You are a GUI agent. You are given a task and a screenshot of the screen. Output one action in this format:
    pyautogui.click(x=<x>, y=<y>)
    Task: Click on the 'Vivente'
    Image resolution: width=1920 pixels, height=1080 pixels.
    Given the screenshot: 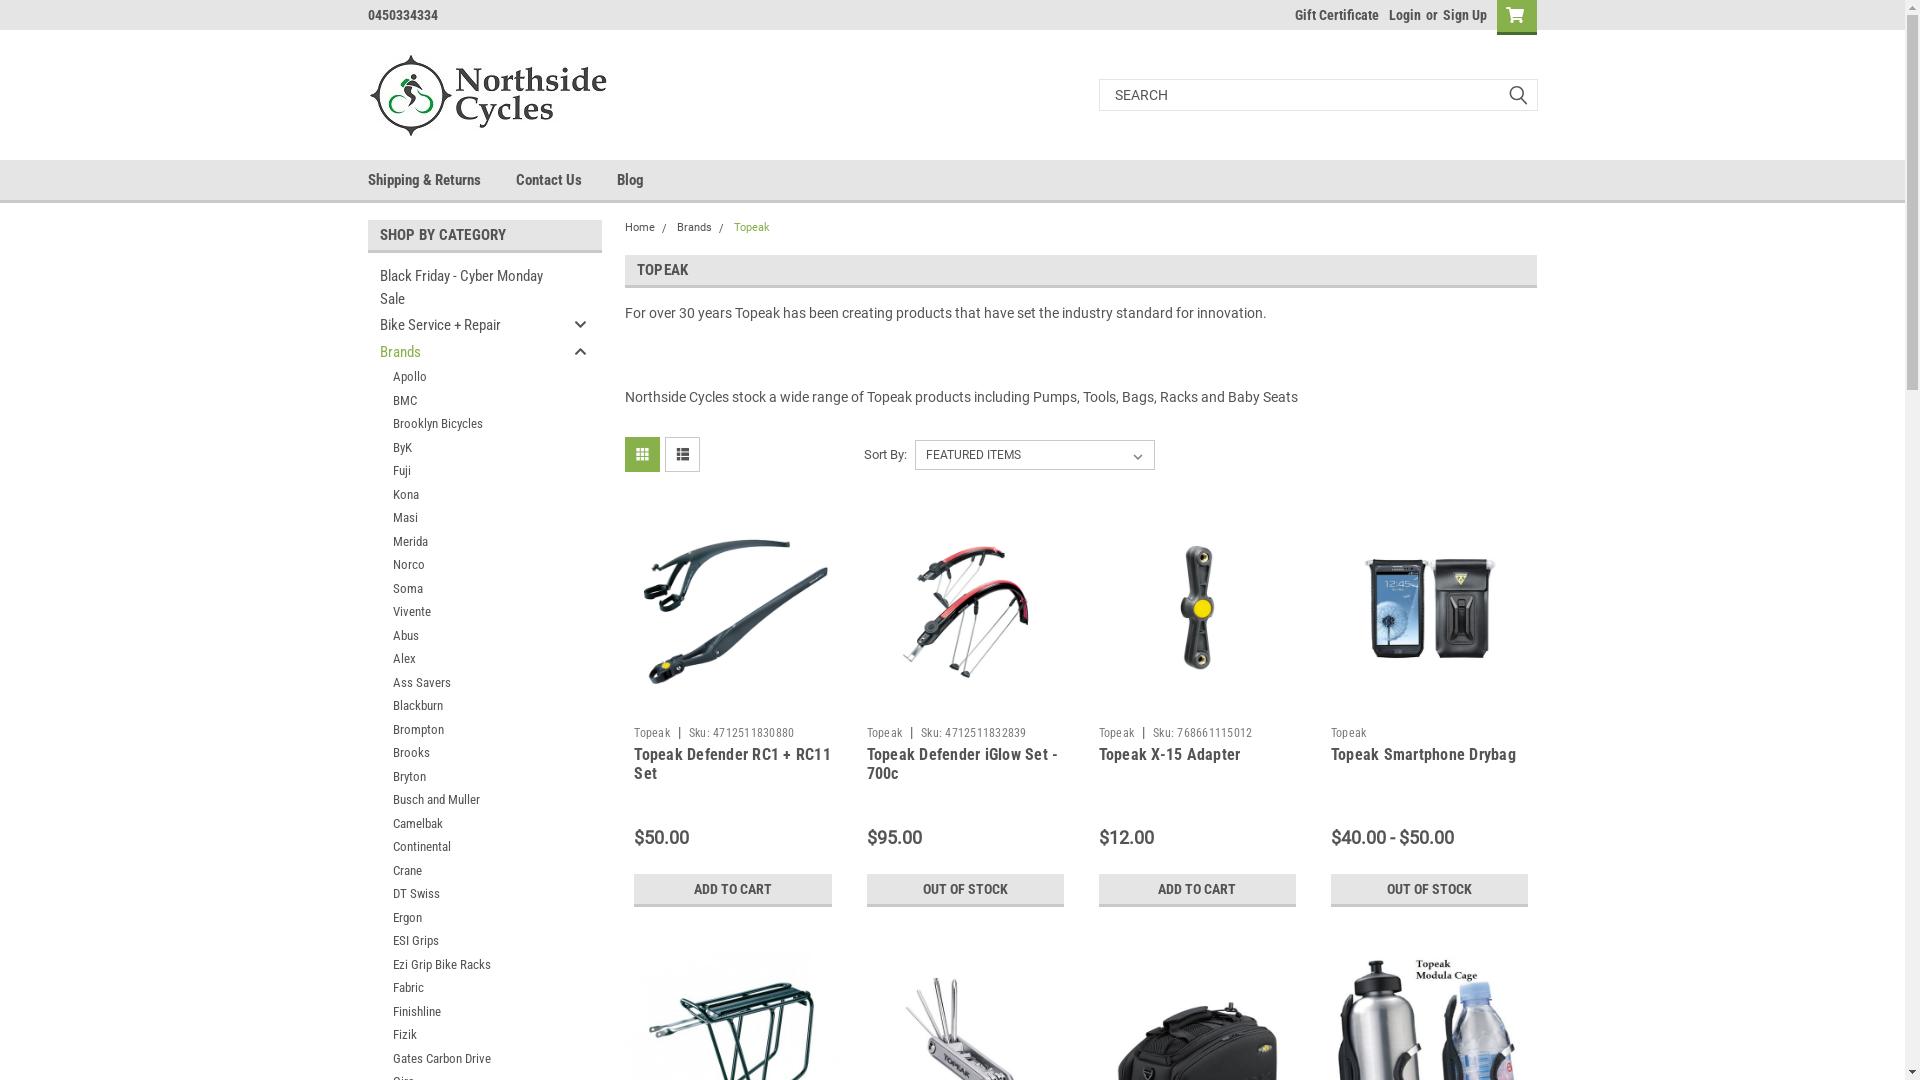 What is the action you would take?
    pyautogui.click(x=466, y=611)
    